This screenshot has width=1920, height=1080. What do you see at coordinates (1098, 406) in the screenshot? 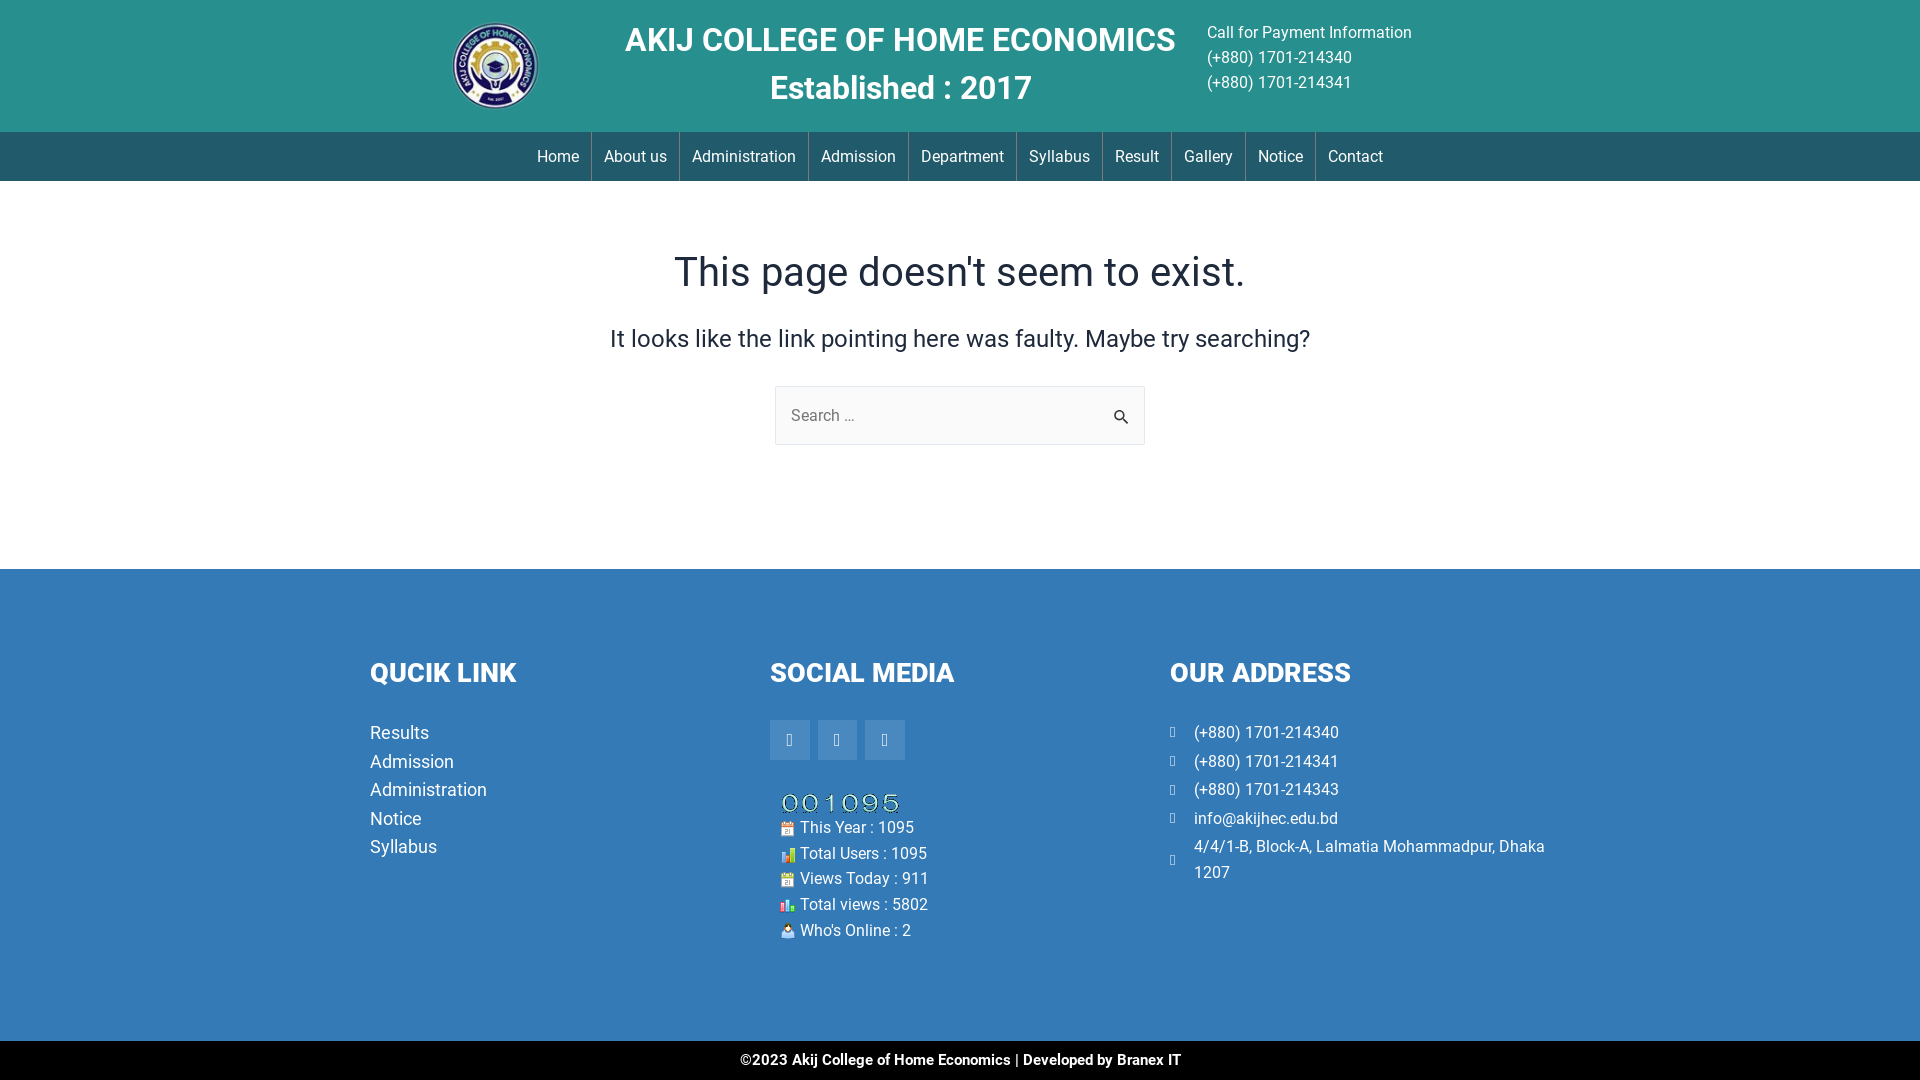
I see `'Search'` at bounding box center [1098, 406].